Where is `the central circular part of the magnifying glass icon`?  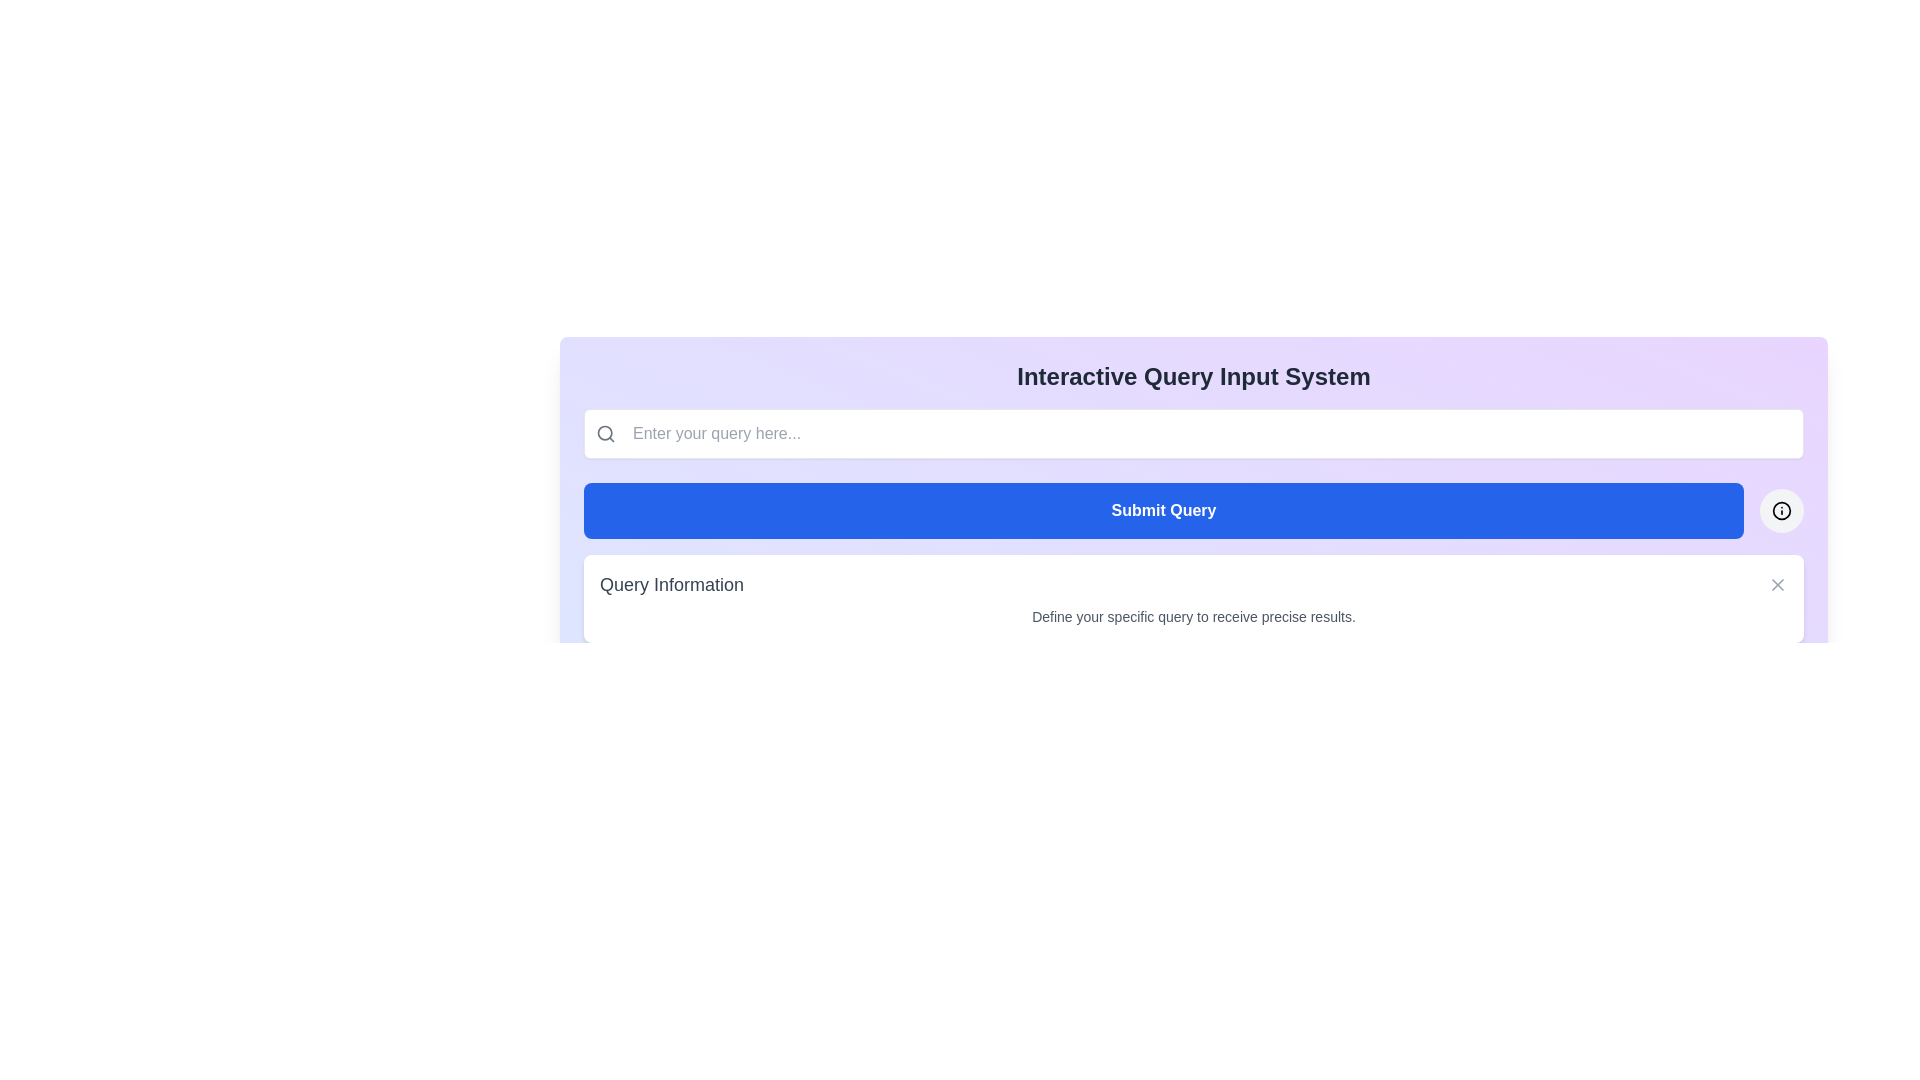 the central circular part of the magnifying glass icon is located at coordinates (604, 432).